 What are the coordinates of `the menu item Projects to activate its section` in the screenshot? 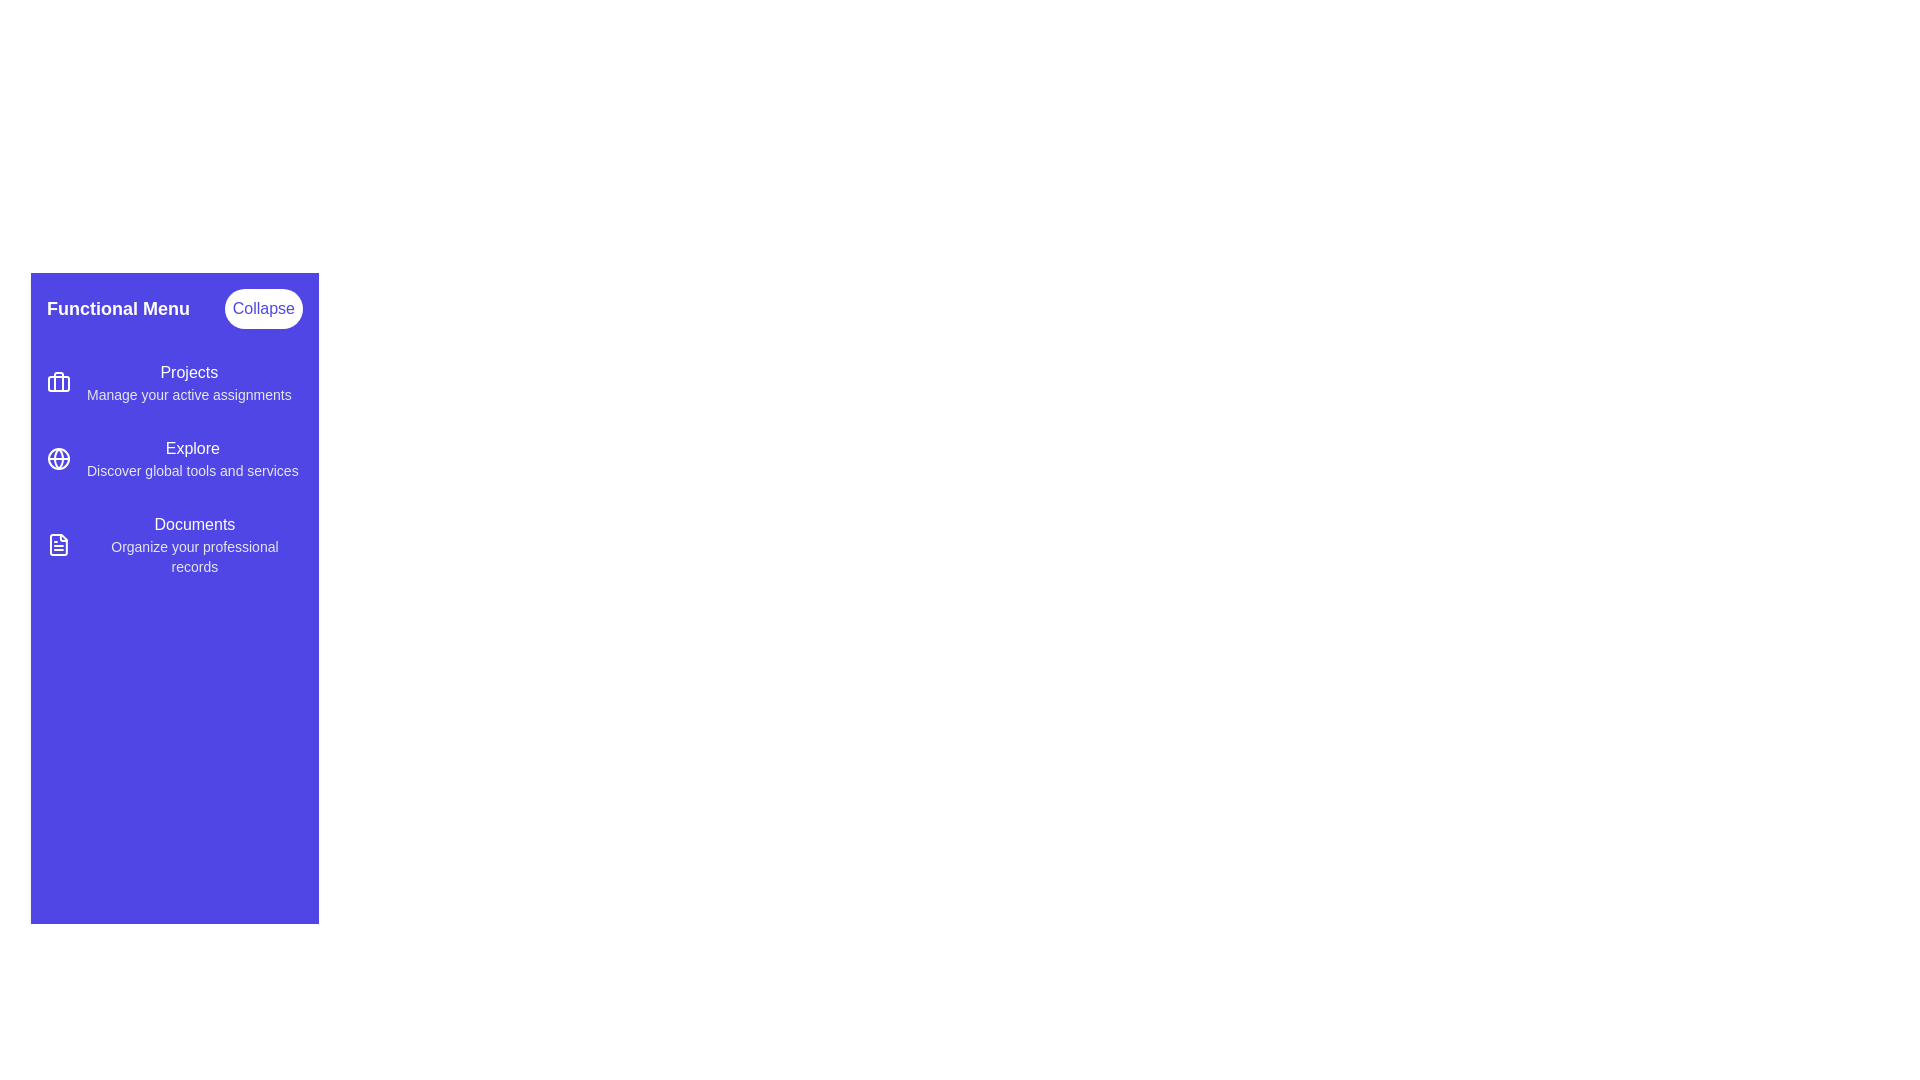 It's located at (174, 382).